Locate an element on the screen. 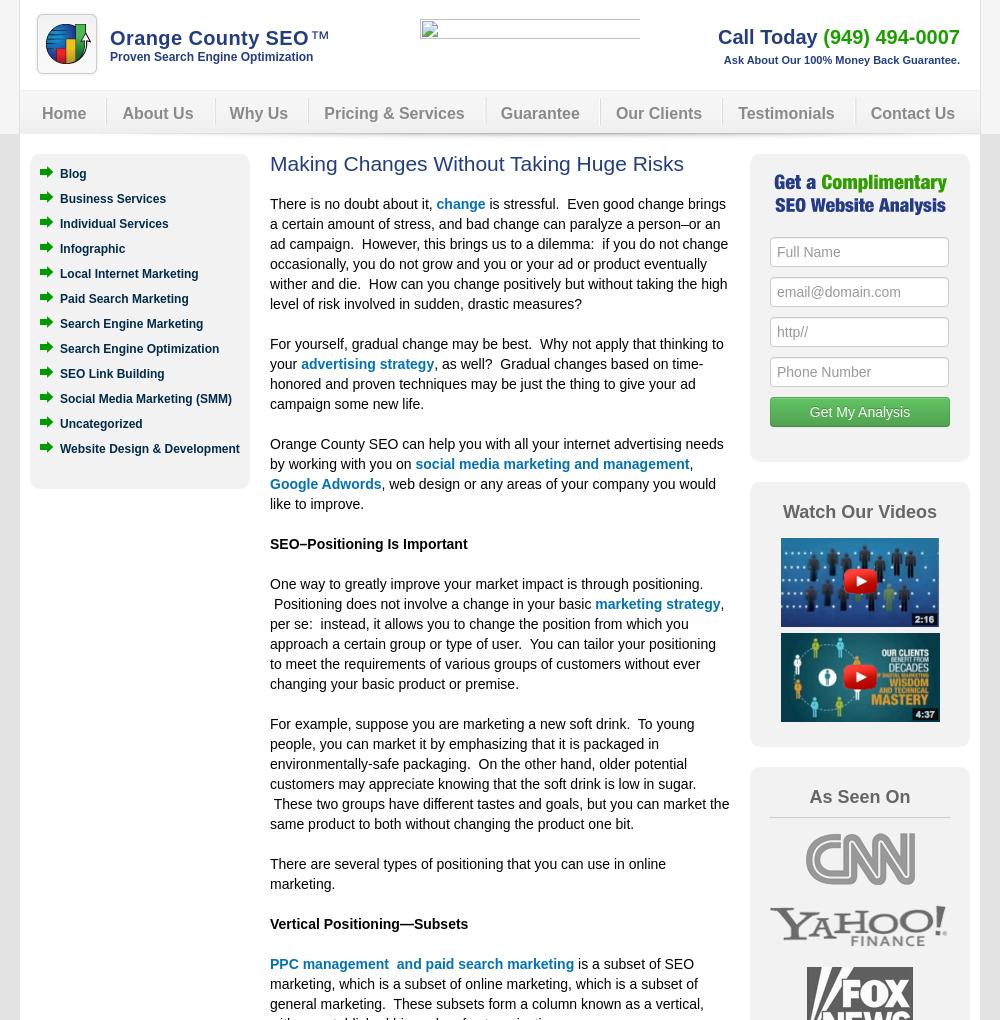  'One way to greatly improve your market impact is through positioning.  Positioning does not involve a change in your basic' is located at coordinates (485, 594).